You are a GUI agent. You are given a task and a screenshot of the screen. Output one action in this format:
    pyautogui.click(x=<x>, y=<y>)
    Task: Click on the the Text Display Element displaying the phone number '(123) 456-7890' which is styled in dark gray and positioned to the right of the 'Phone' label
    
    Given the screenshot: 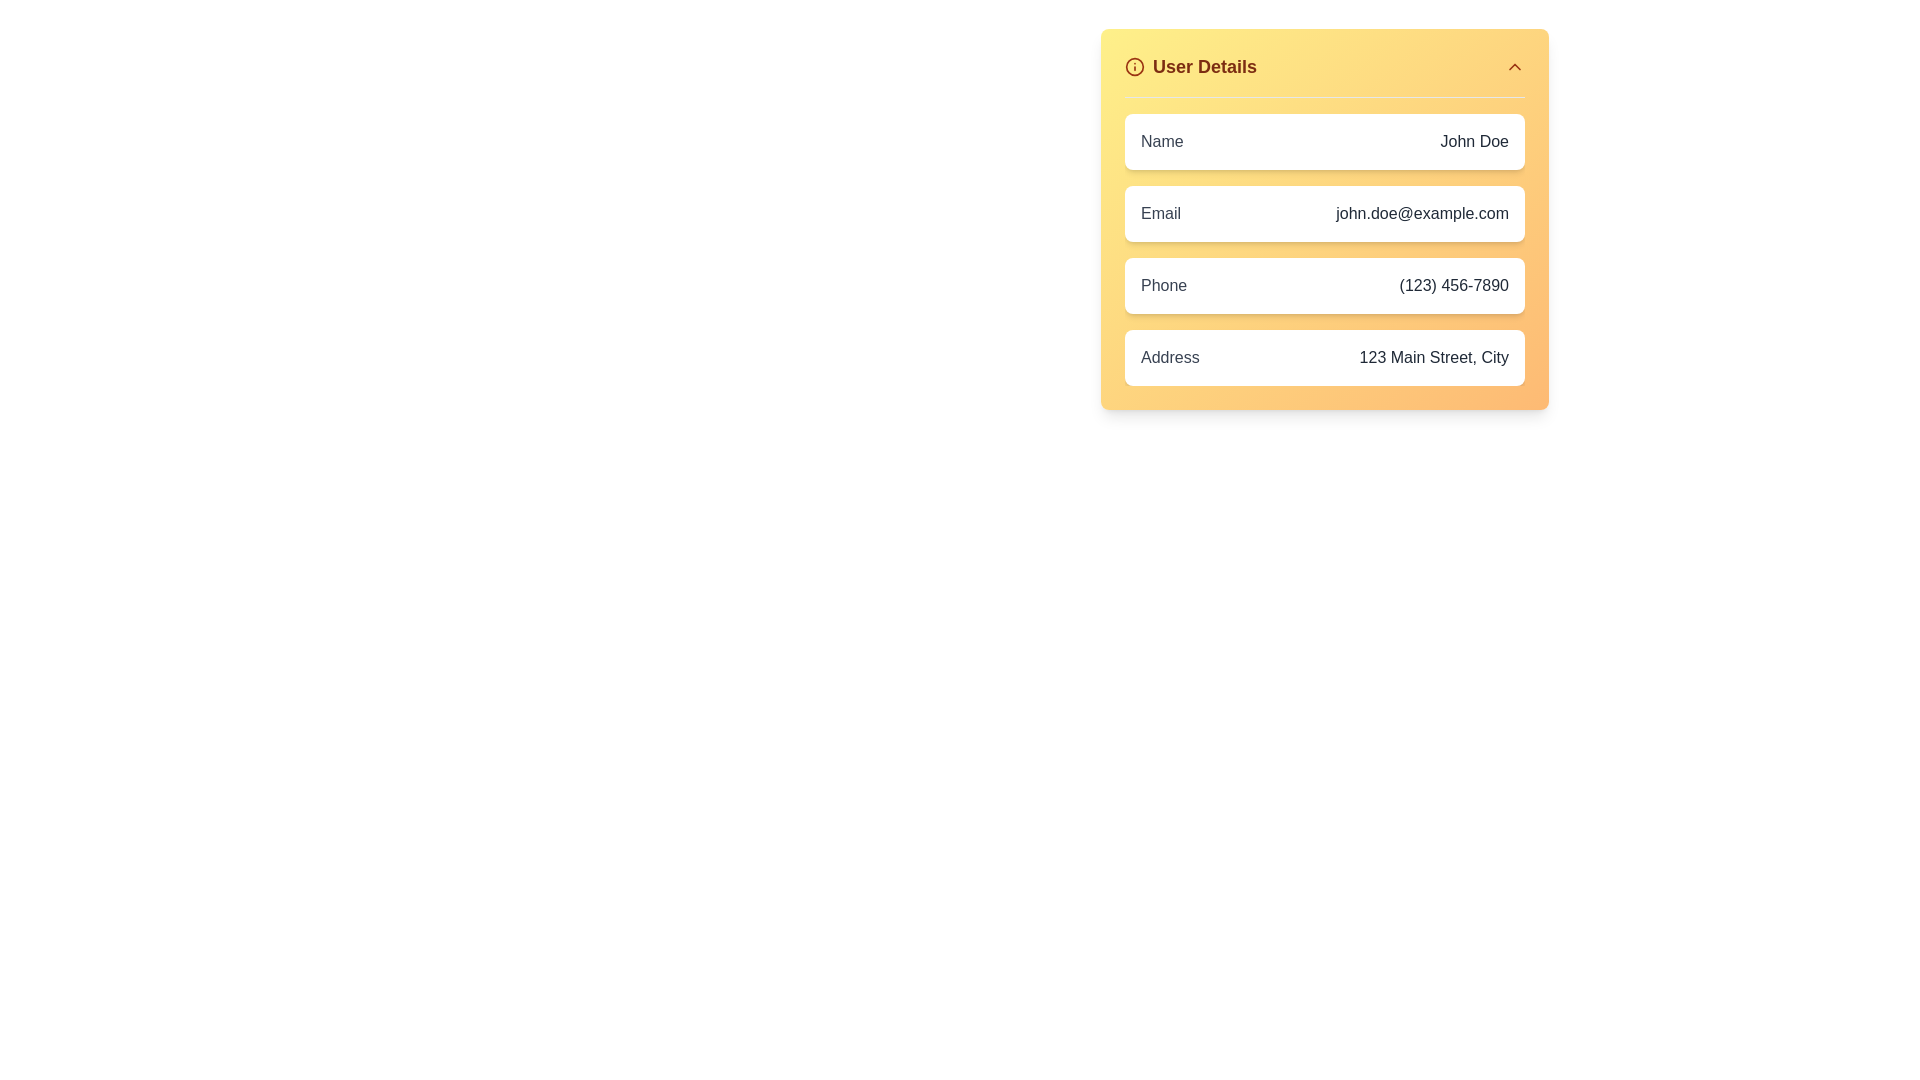 What is the action you would take?
    pyautogui.click(x=1454, y=285)
    